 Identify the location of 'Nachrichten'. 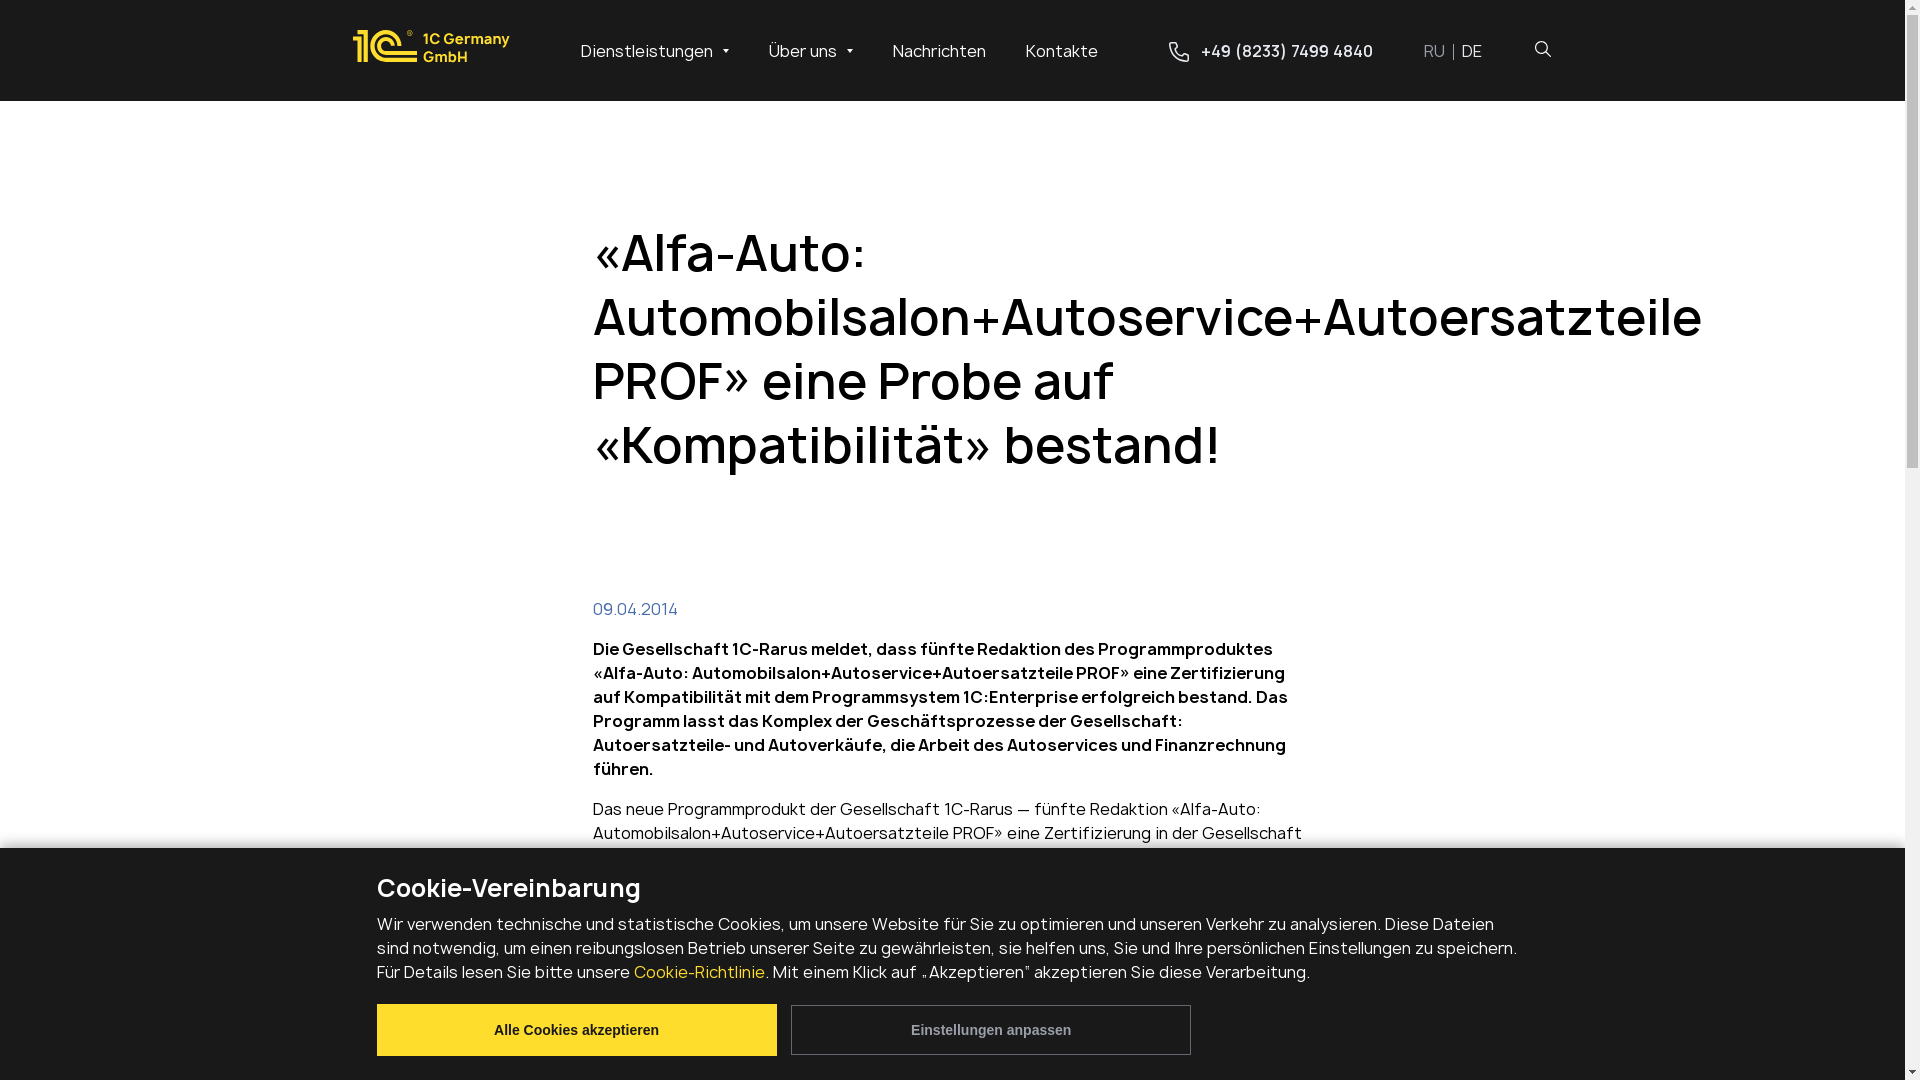
(937, 49).